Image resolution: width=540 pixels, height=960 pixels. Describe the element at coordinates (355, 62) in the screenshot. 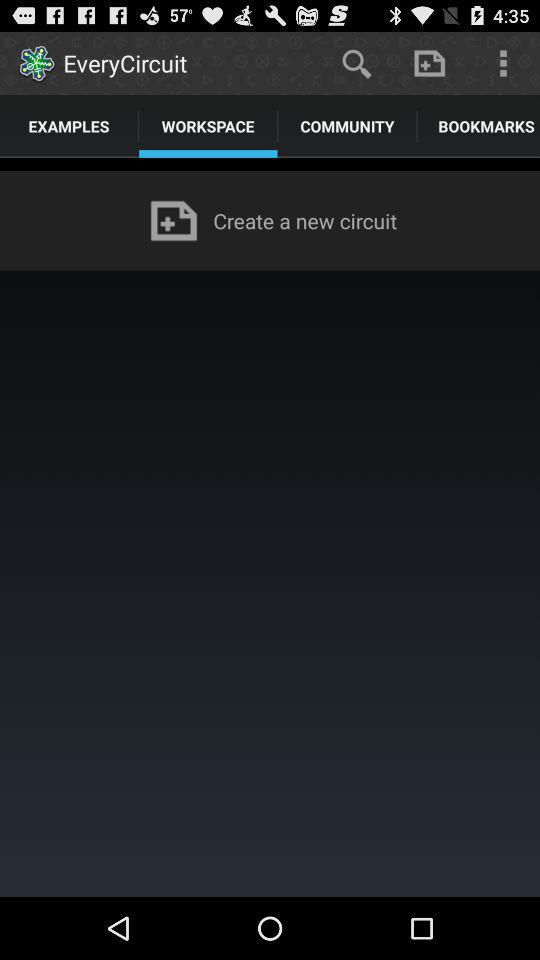

I see `icon to the right of everycircuit app` at that location.